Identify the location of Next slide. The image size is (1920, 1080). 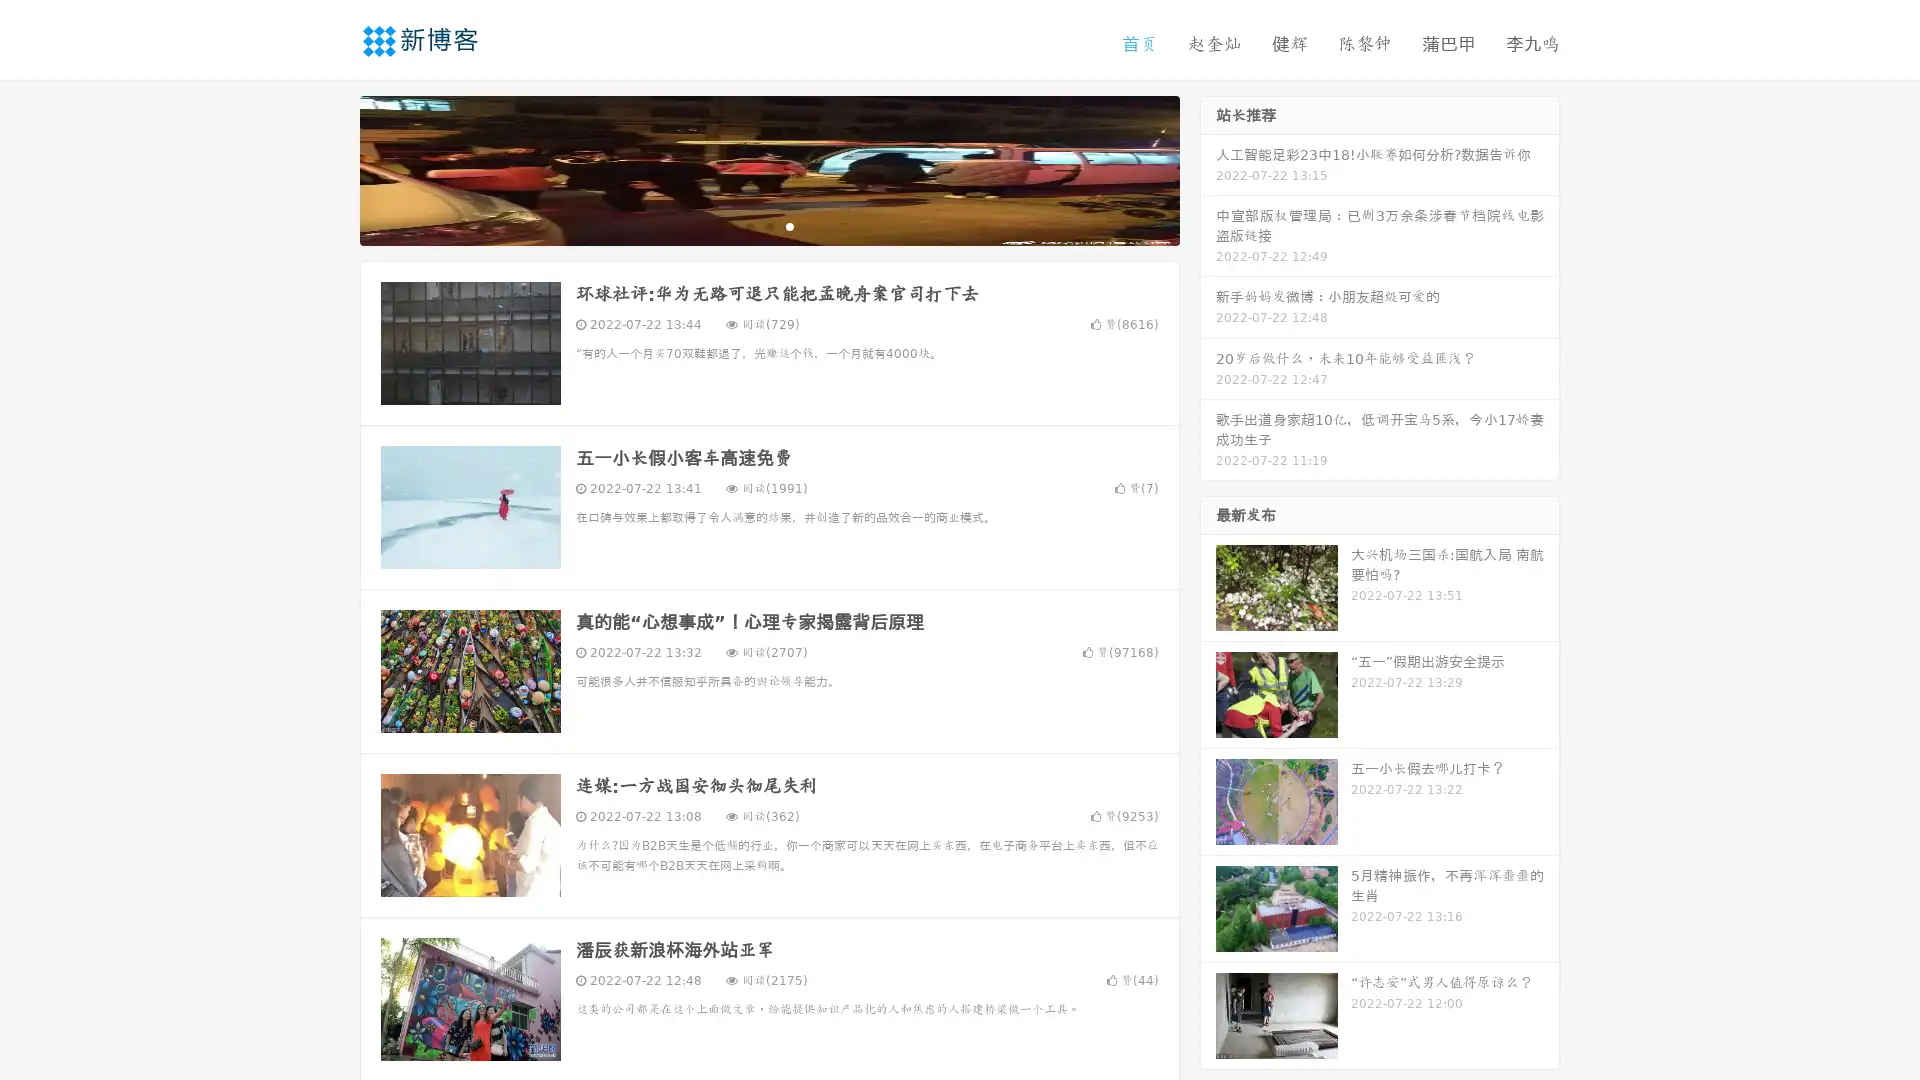
(1208, 168).